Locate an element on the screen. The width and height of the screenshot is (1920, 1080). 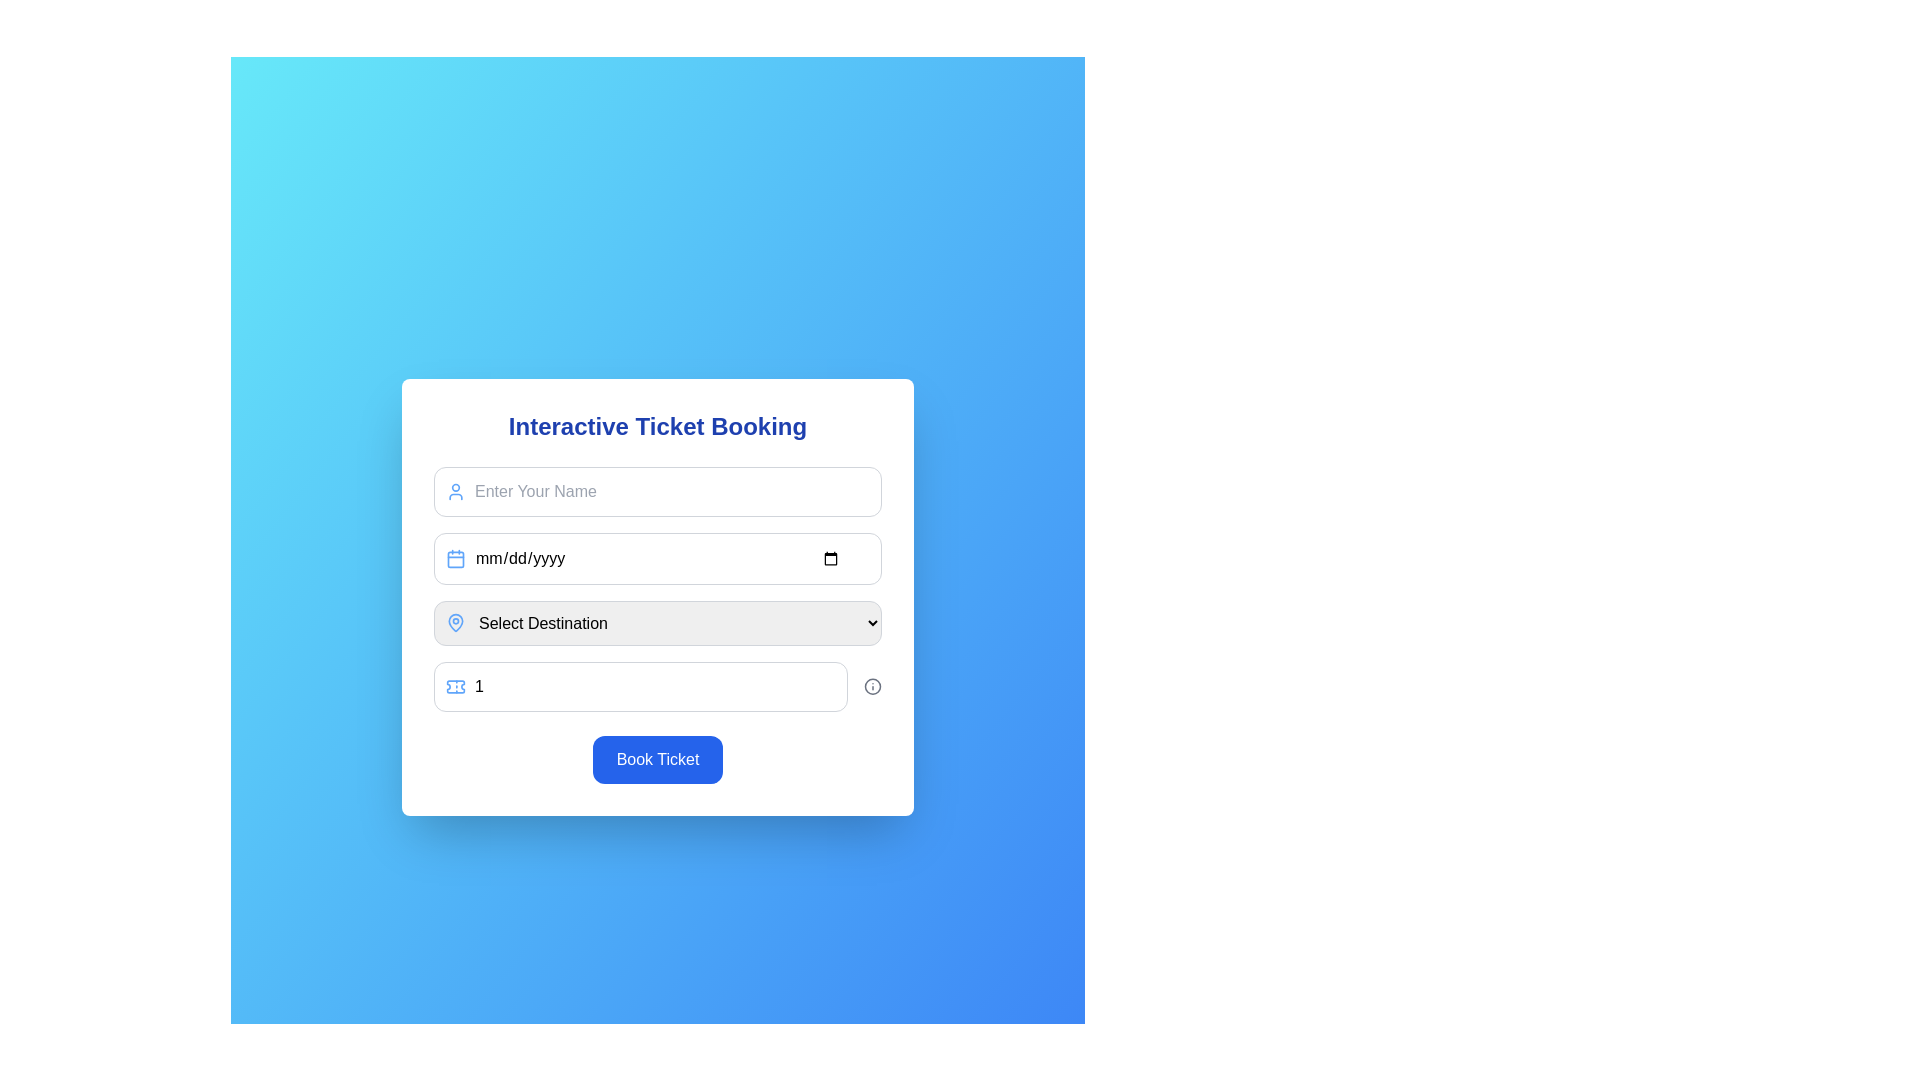
the heading displaying 'Interactive Ticket Booking' in blue color and bold font, which is positioned at the top of the form section is located at coordinates (657, 425).